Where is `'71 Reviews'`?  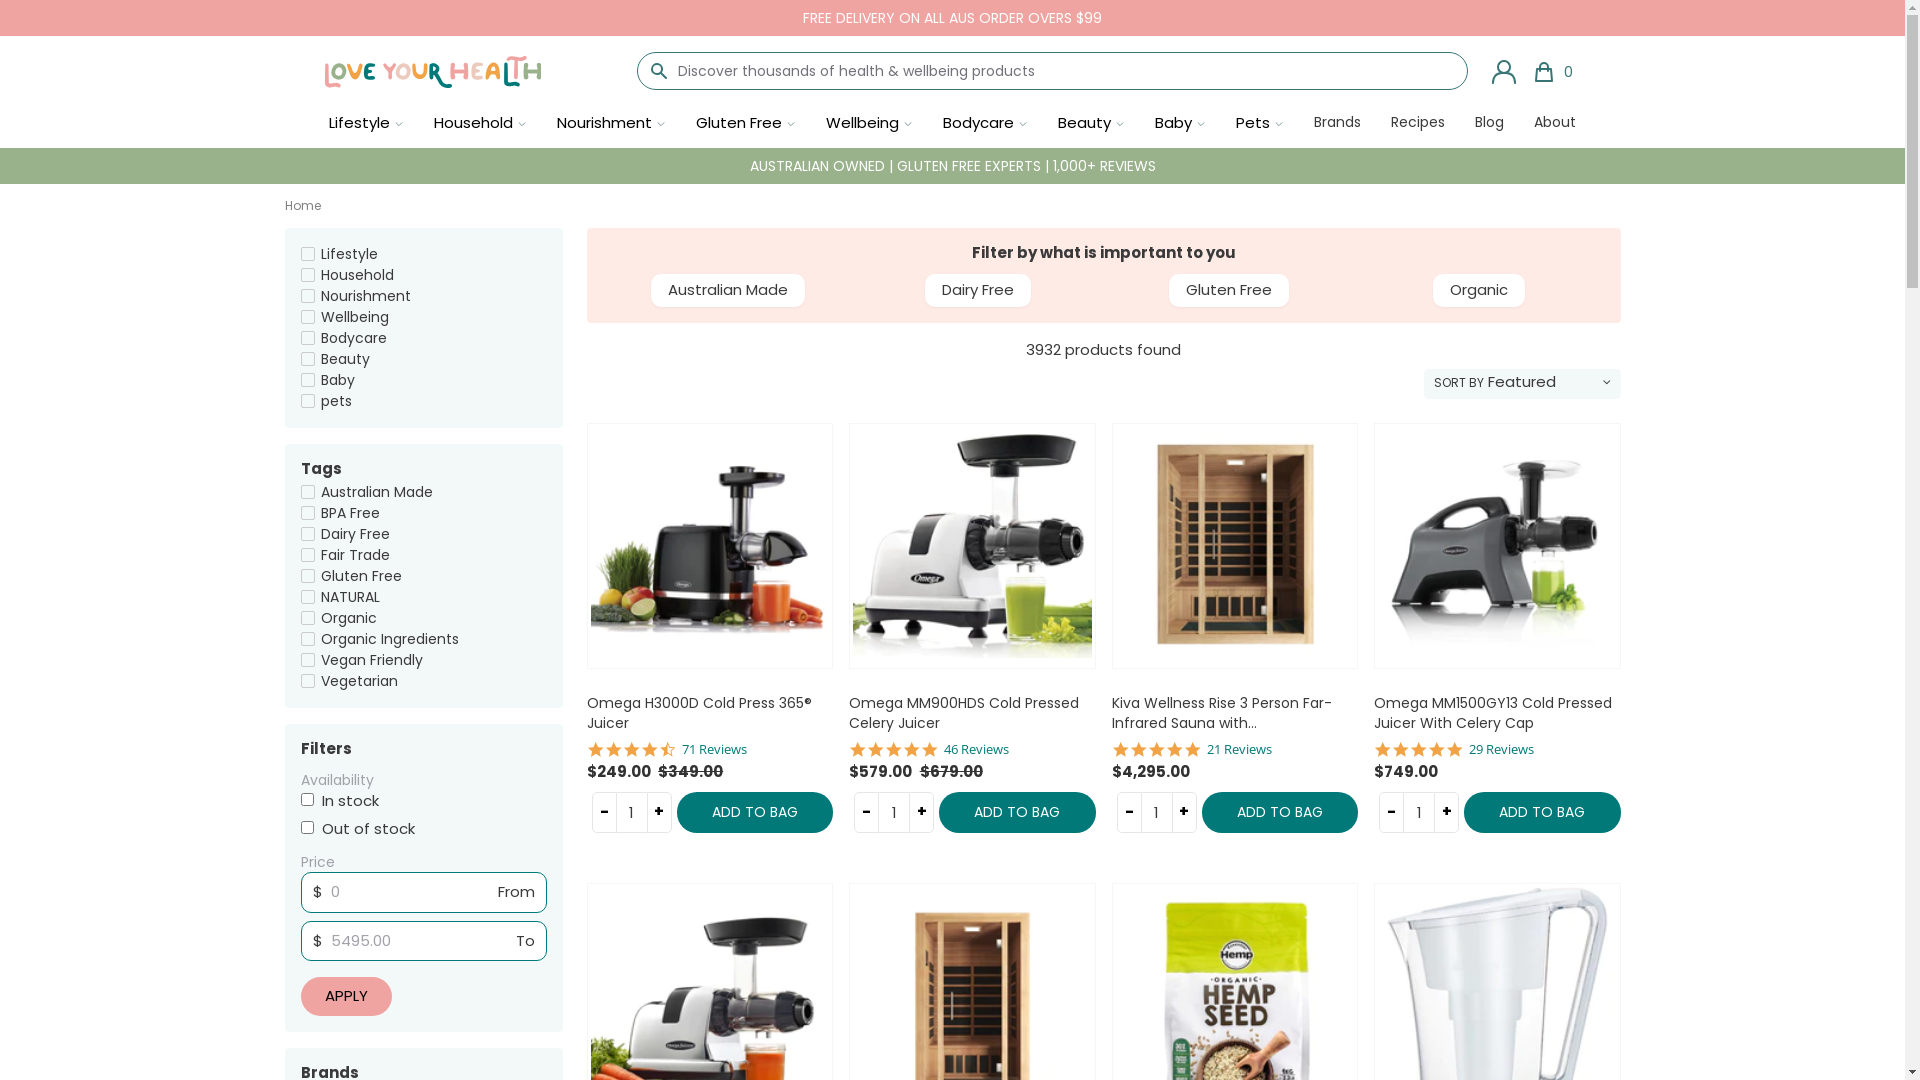
'71 Reviews' is located at coordinates (714, 749).